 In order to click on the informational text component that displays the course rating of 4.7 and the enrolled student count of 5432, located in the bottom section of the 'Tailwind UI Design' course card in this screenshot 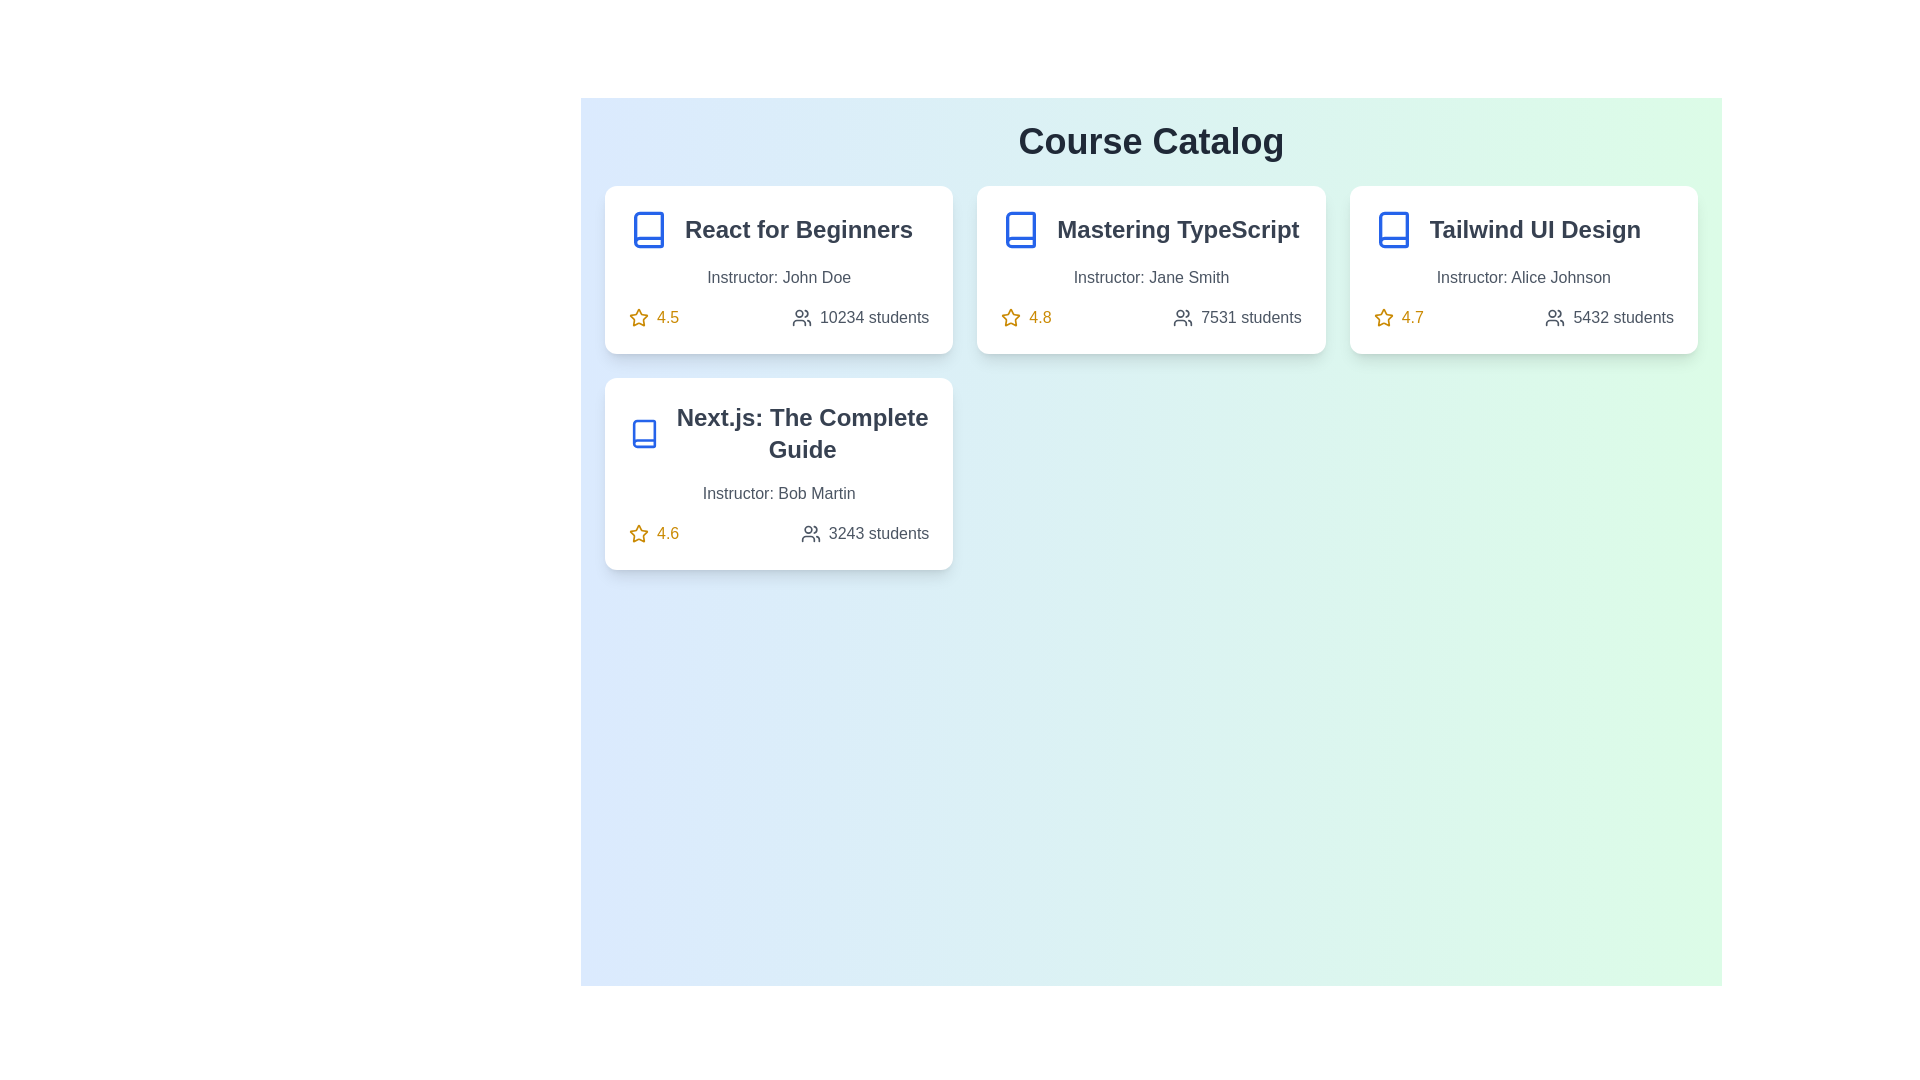, I will do `click(1522, 316)`.